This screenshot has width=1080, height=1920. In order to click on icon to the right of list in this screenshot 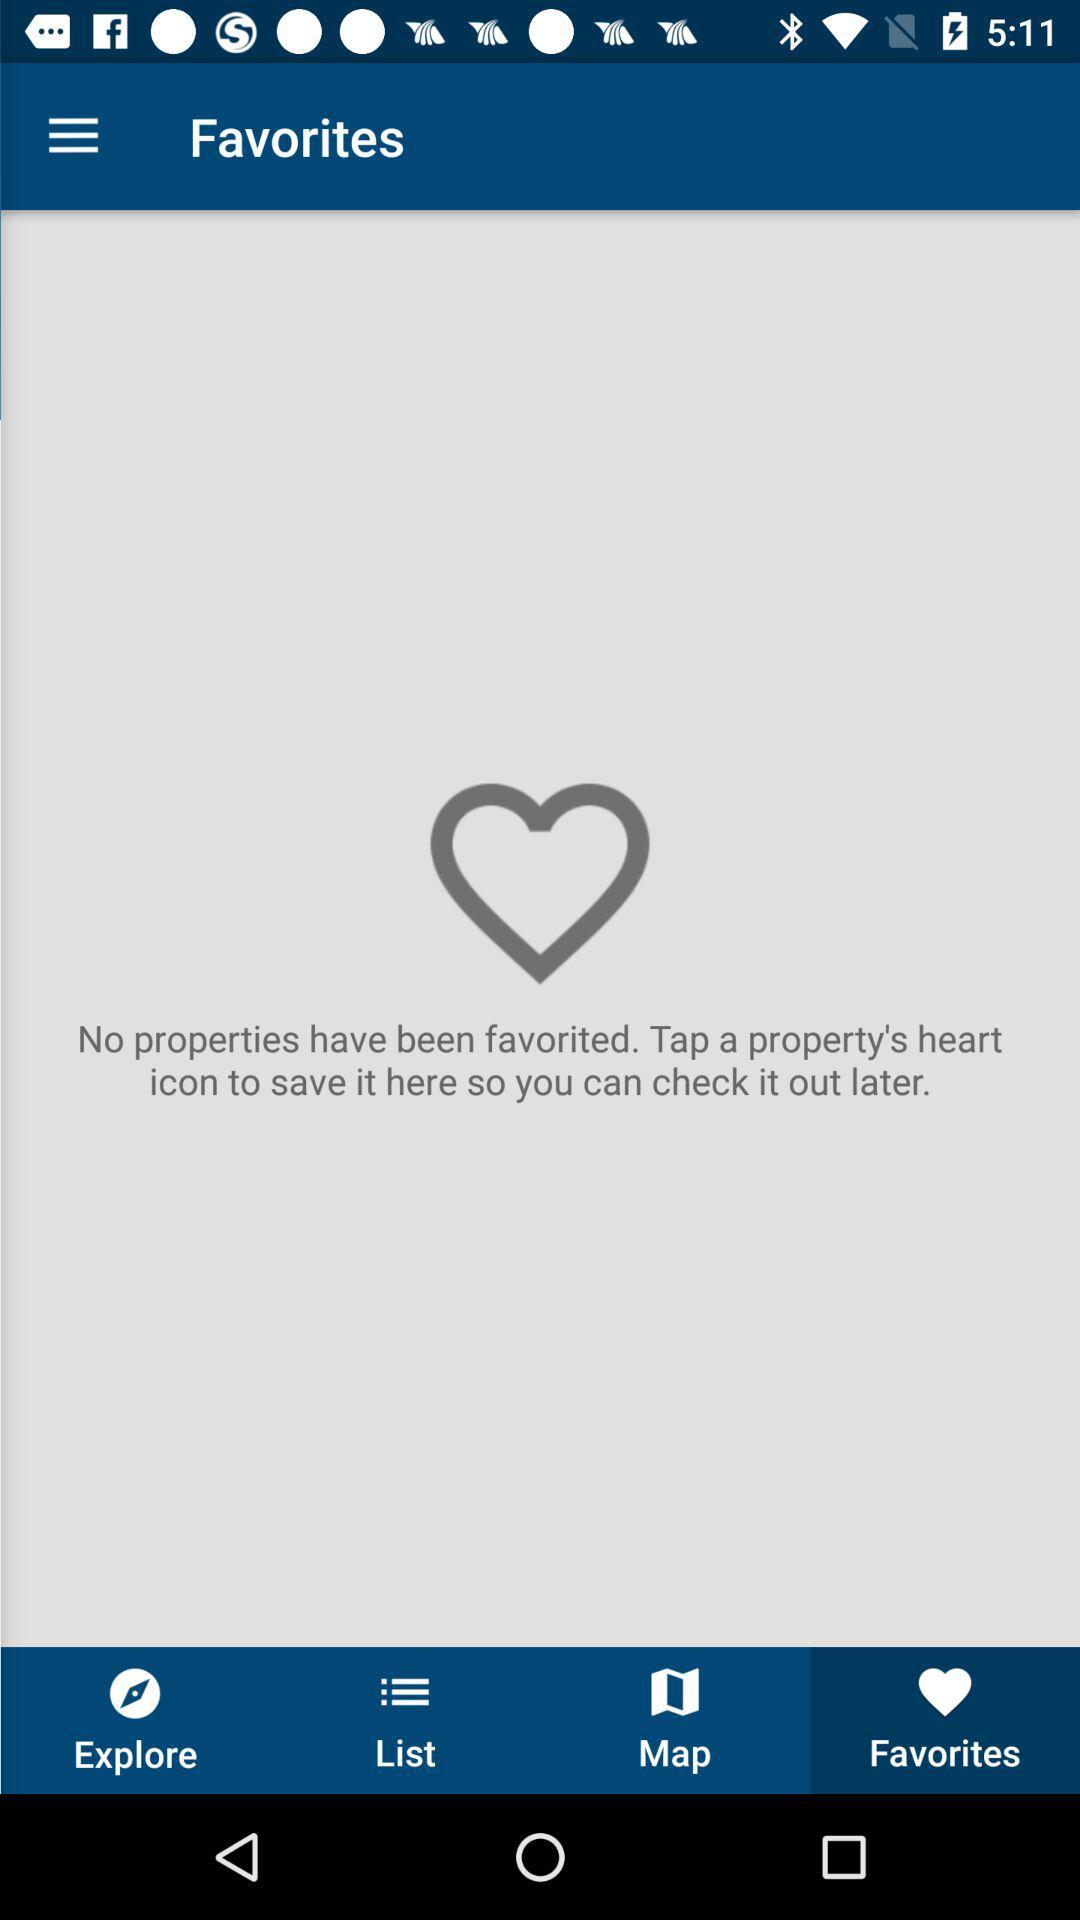, I will do `click(675, 1719)`.